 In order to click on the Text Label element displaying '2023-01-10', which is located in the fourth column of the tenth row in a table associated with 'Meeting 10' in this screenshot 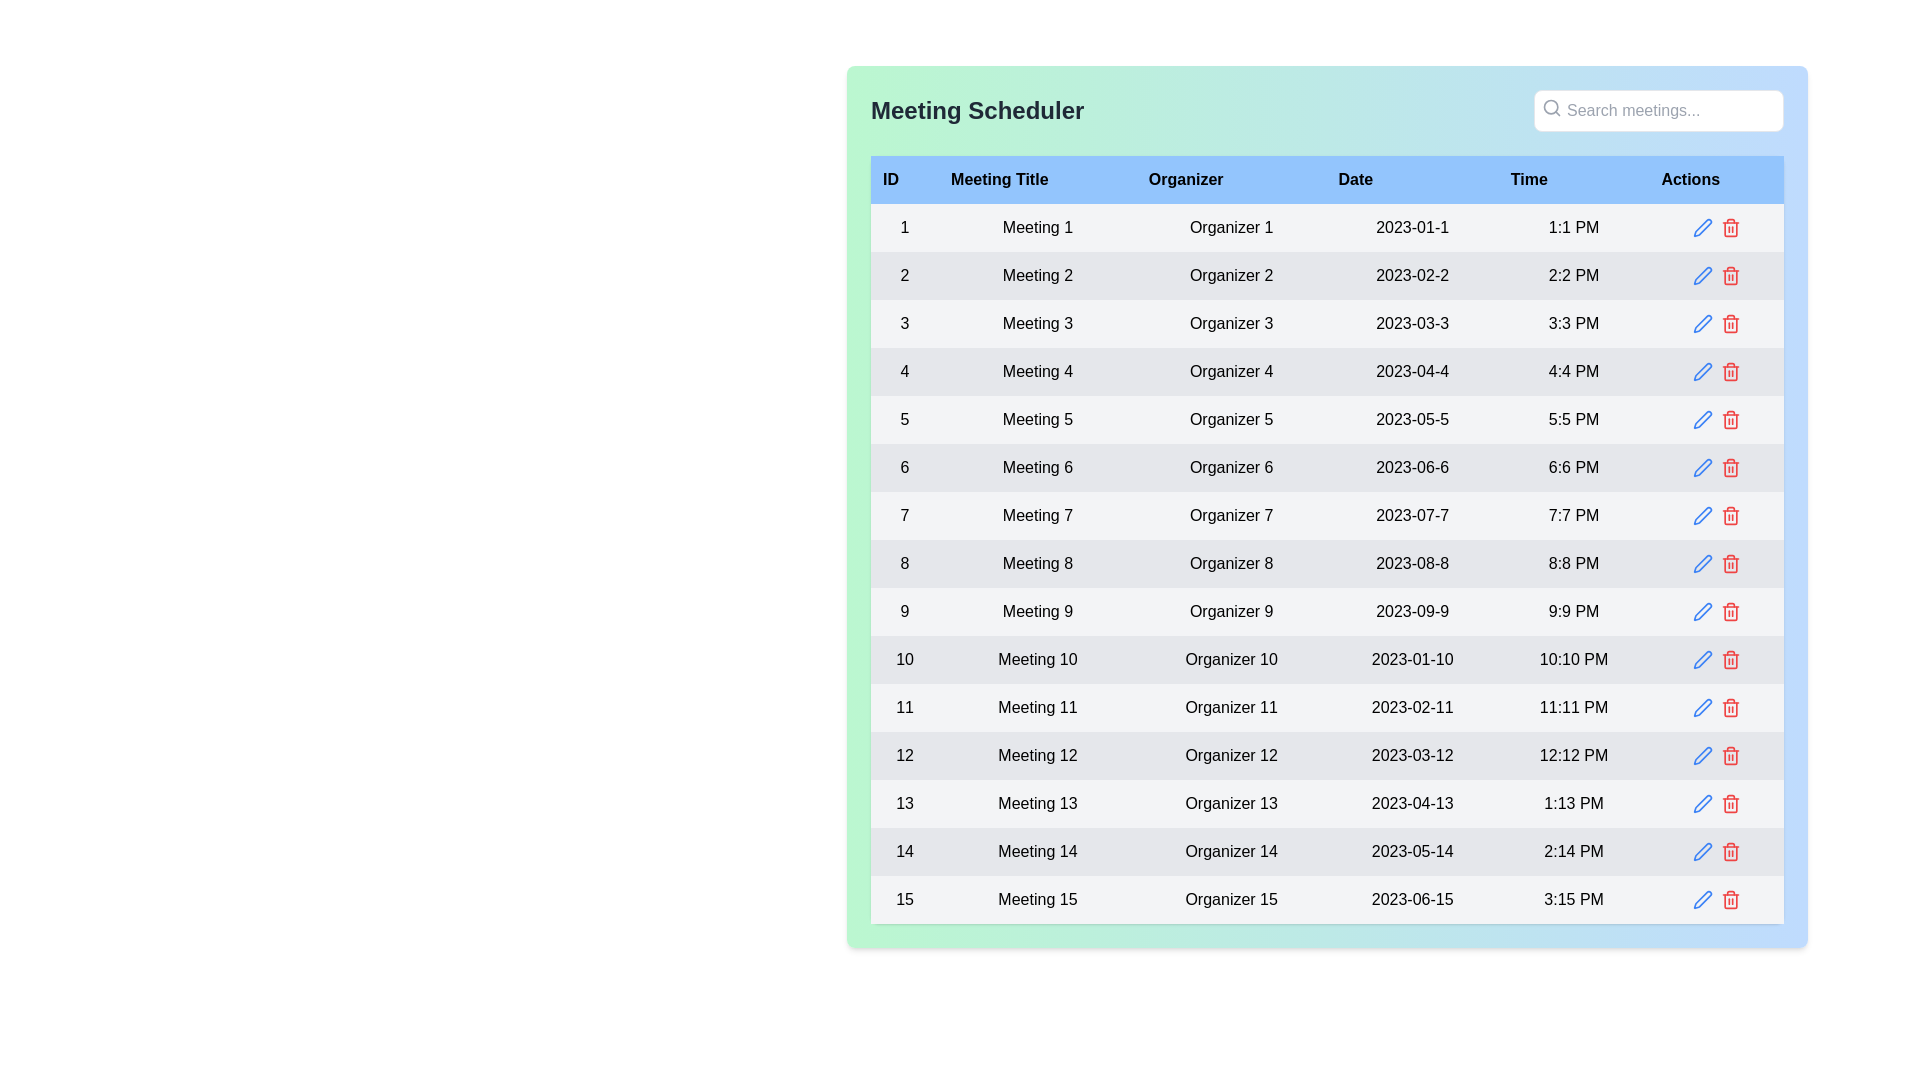, I will do `click(1411, 659)`.